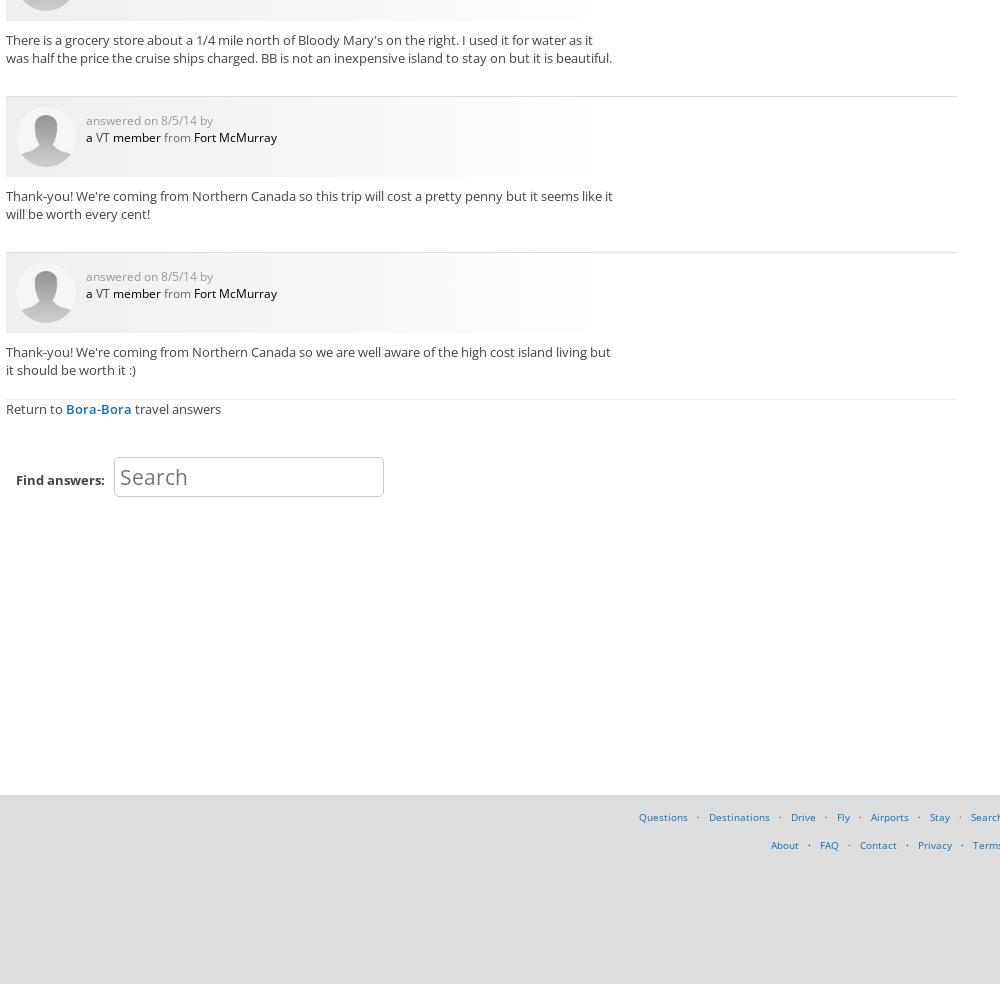 The image size is (1000, 984). Describe the element at coordinates (132, 407) in the screenshot. I see `'travel answers'` at that location.